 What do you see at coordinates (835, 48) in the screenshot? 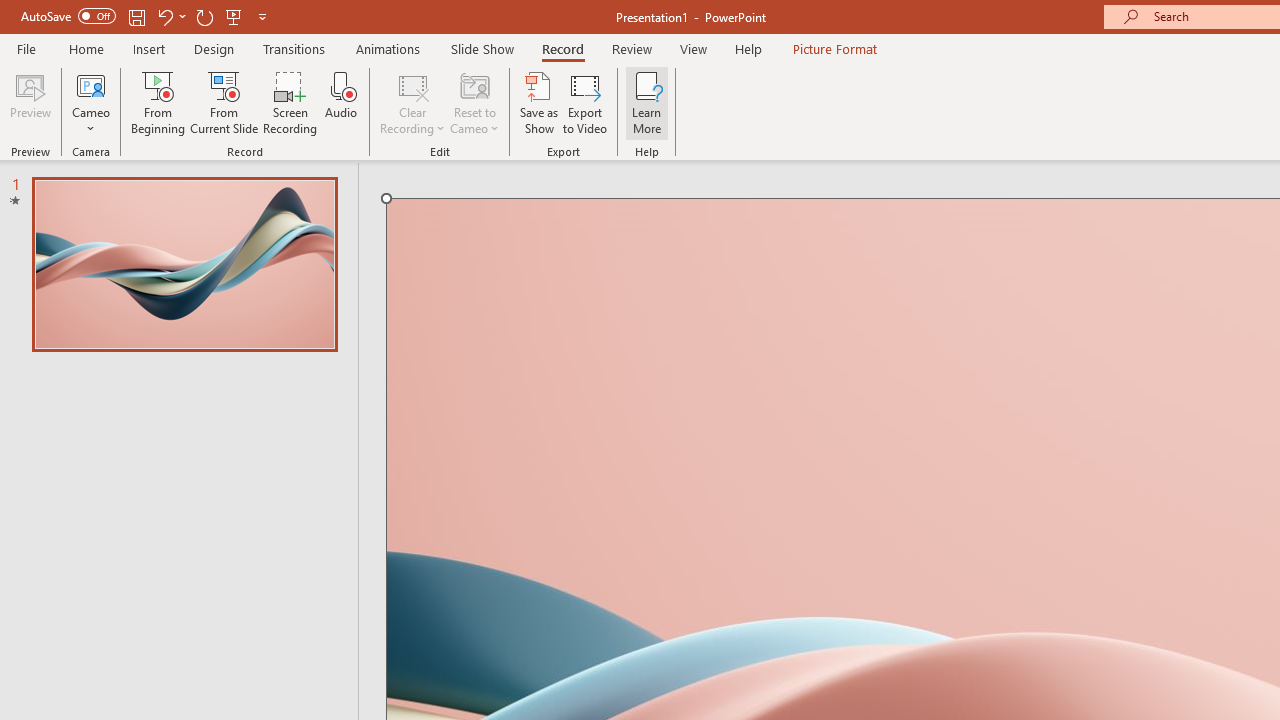
I see `'Picture Format'` at bounding box center [835, 48].